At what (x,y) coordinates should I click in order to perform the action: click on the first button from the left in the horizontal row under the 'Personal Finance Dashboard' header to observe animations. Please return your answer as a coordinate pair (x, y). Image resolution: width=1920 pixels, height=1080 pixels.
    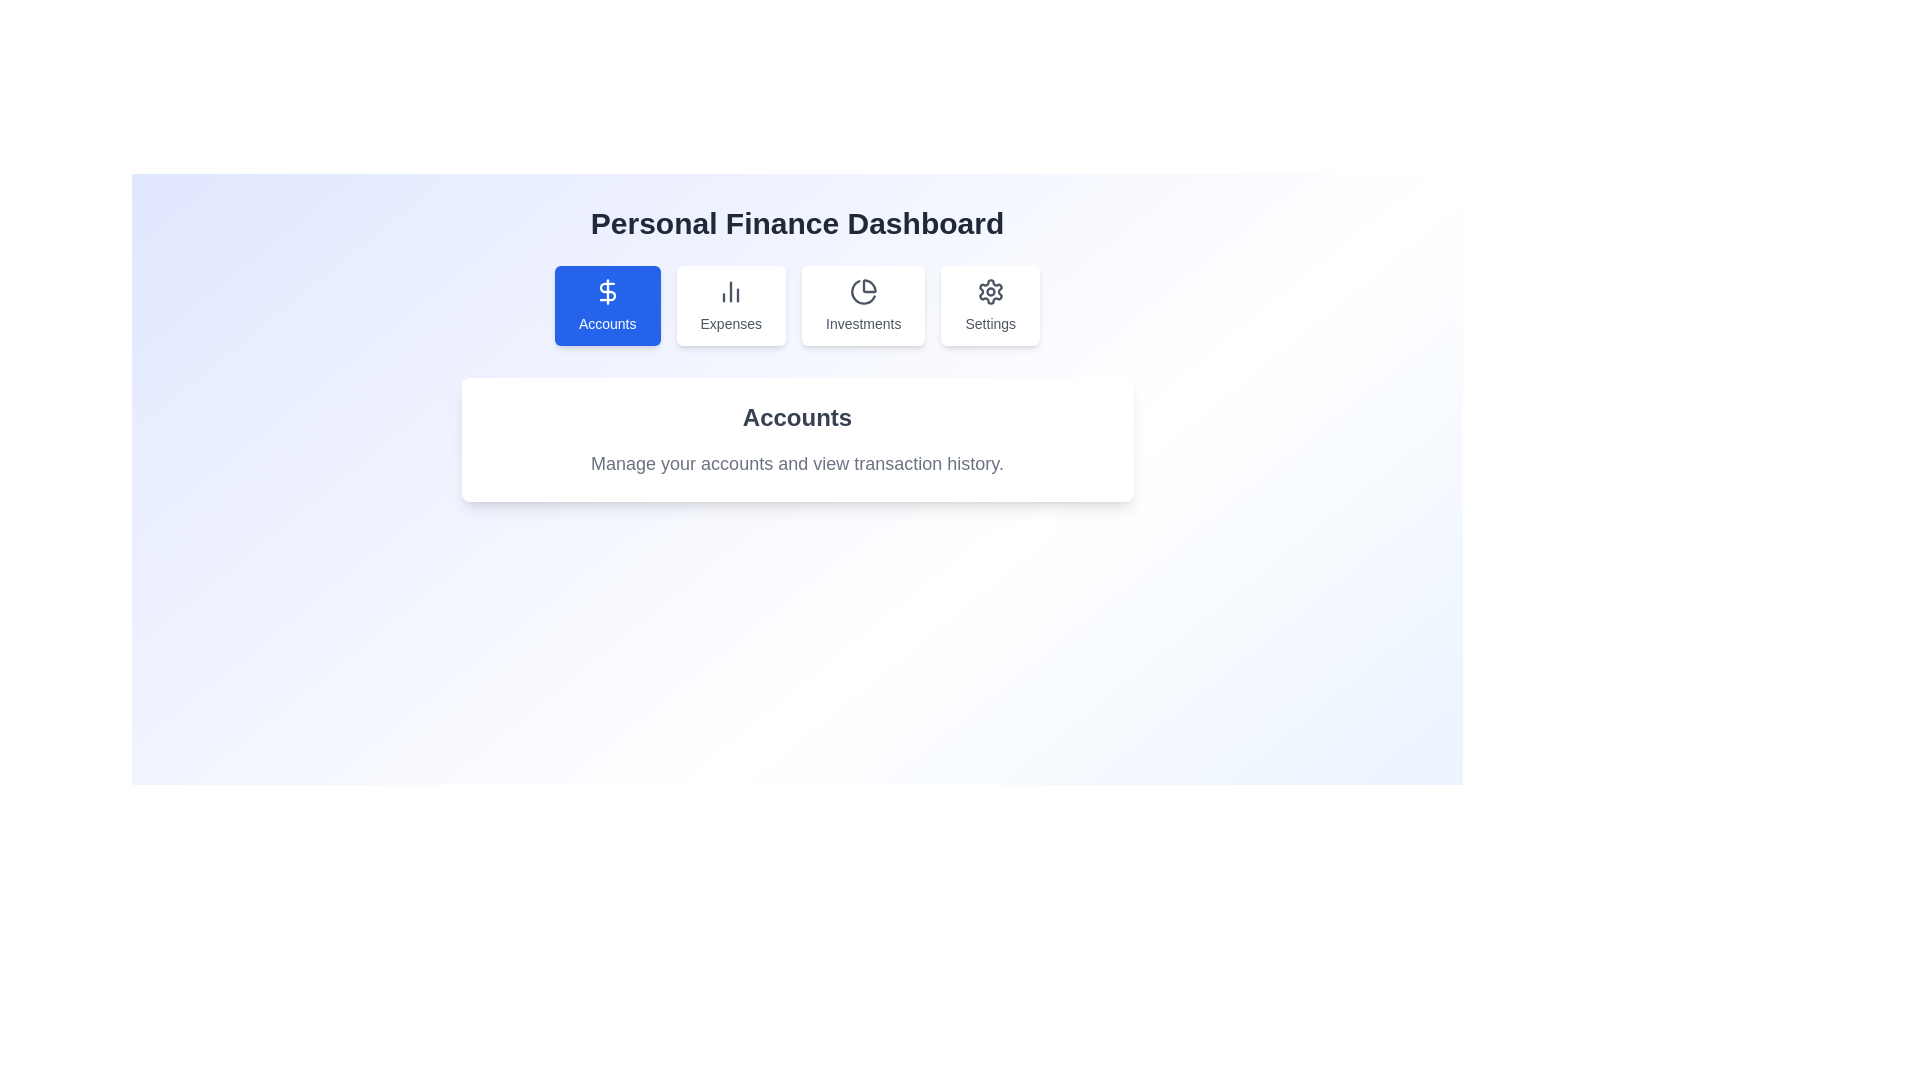
    Looking at the image, I should click on (606, 305).